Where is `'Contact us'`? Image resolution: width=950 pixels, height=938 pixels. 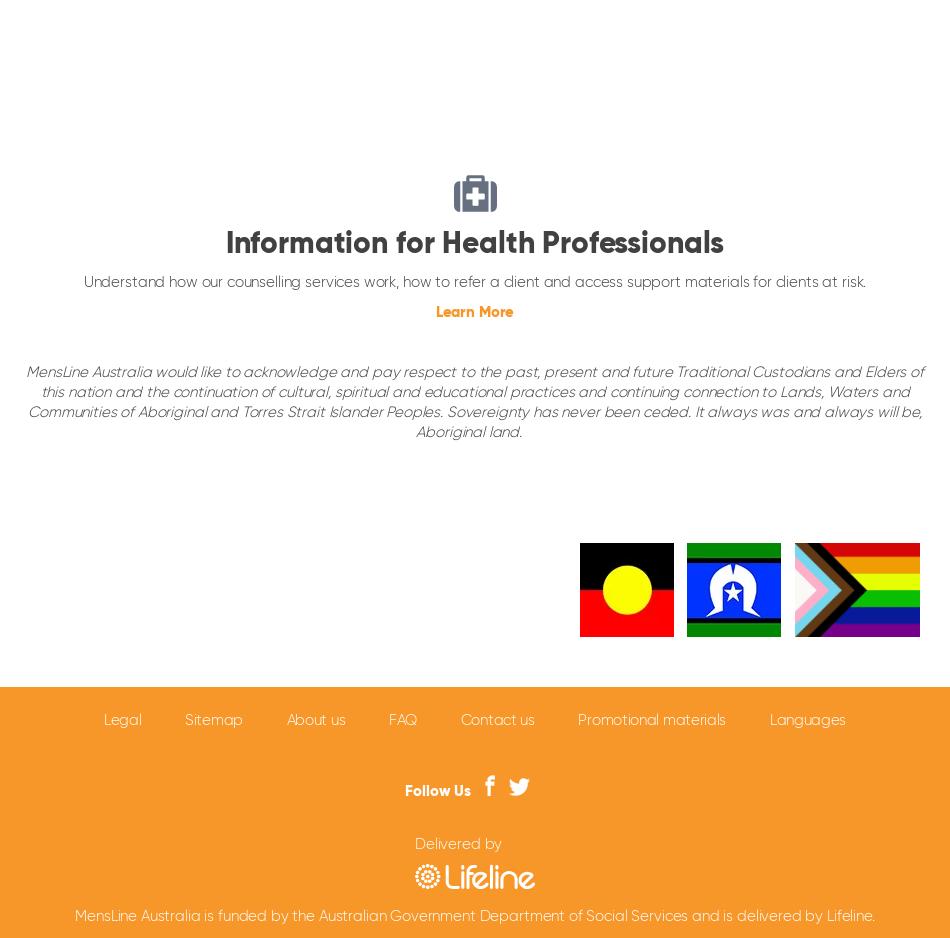
'Contact us' is located at coordinates (497, 718).